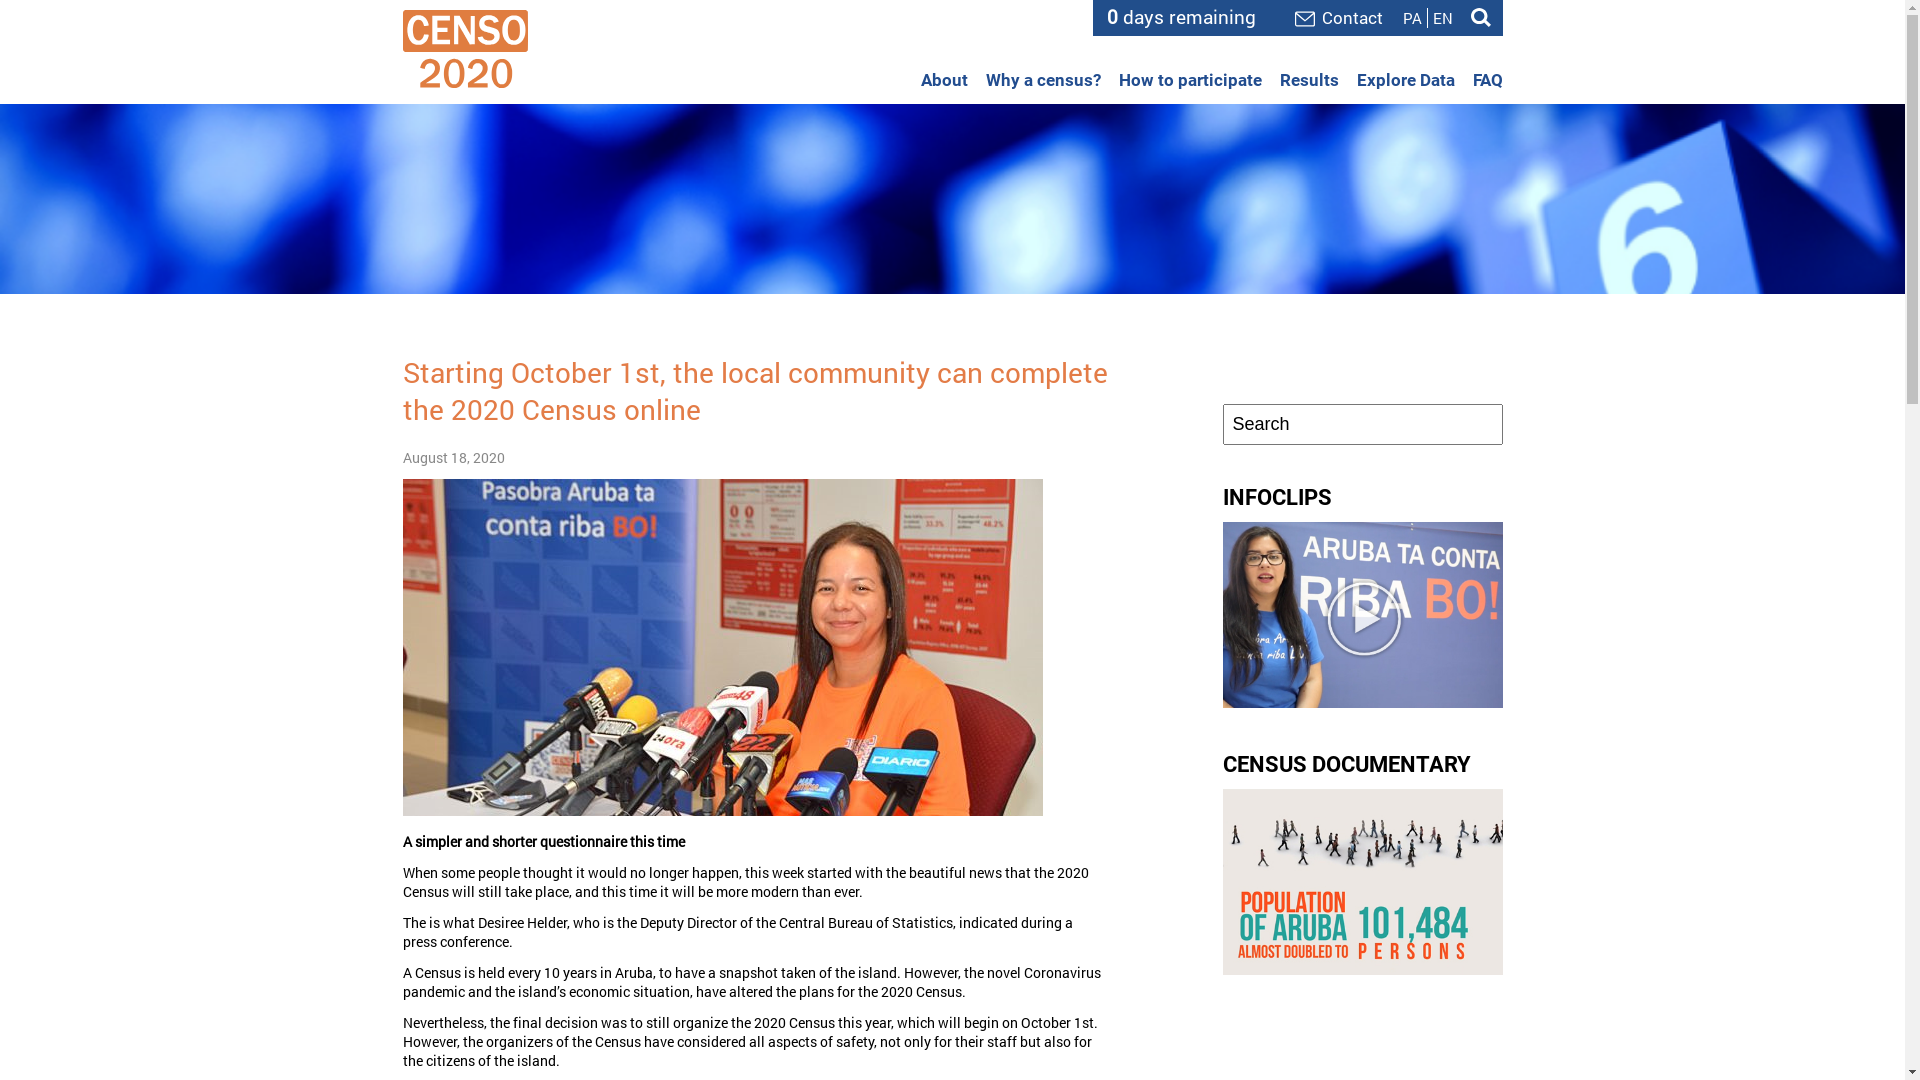 The image size is (1920, 1080). Describe the element at coordinates (1189, 79) in the screenshot. I see `'How to participate'` at that location.